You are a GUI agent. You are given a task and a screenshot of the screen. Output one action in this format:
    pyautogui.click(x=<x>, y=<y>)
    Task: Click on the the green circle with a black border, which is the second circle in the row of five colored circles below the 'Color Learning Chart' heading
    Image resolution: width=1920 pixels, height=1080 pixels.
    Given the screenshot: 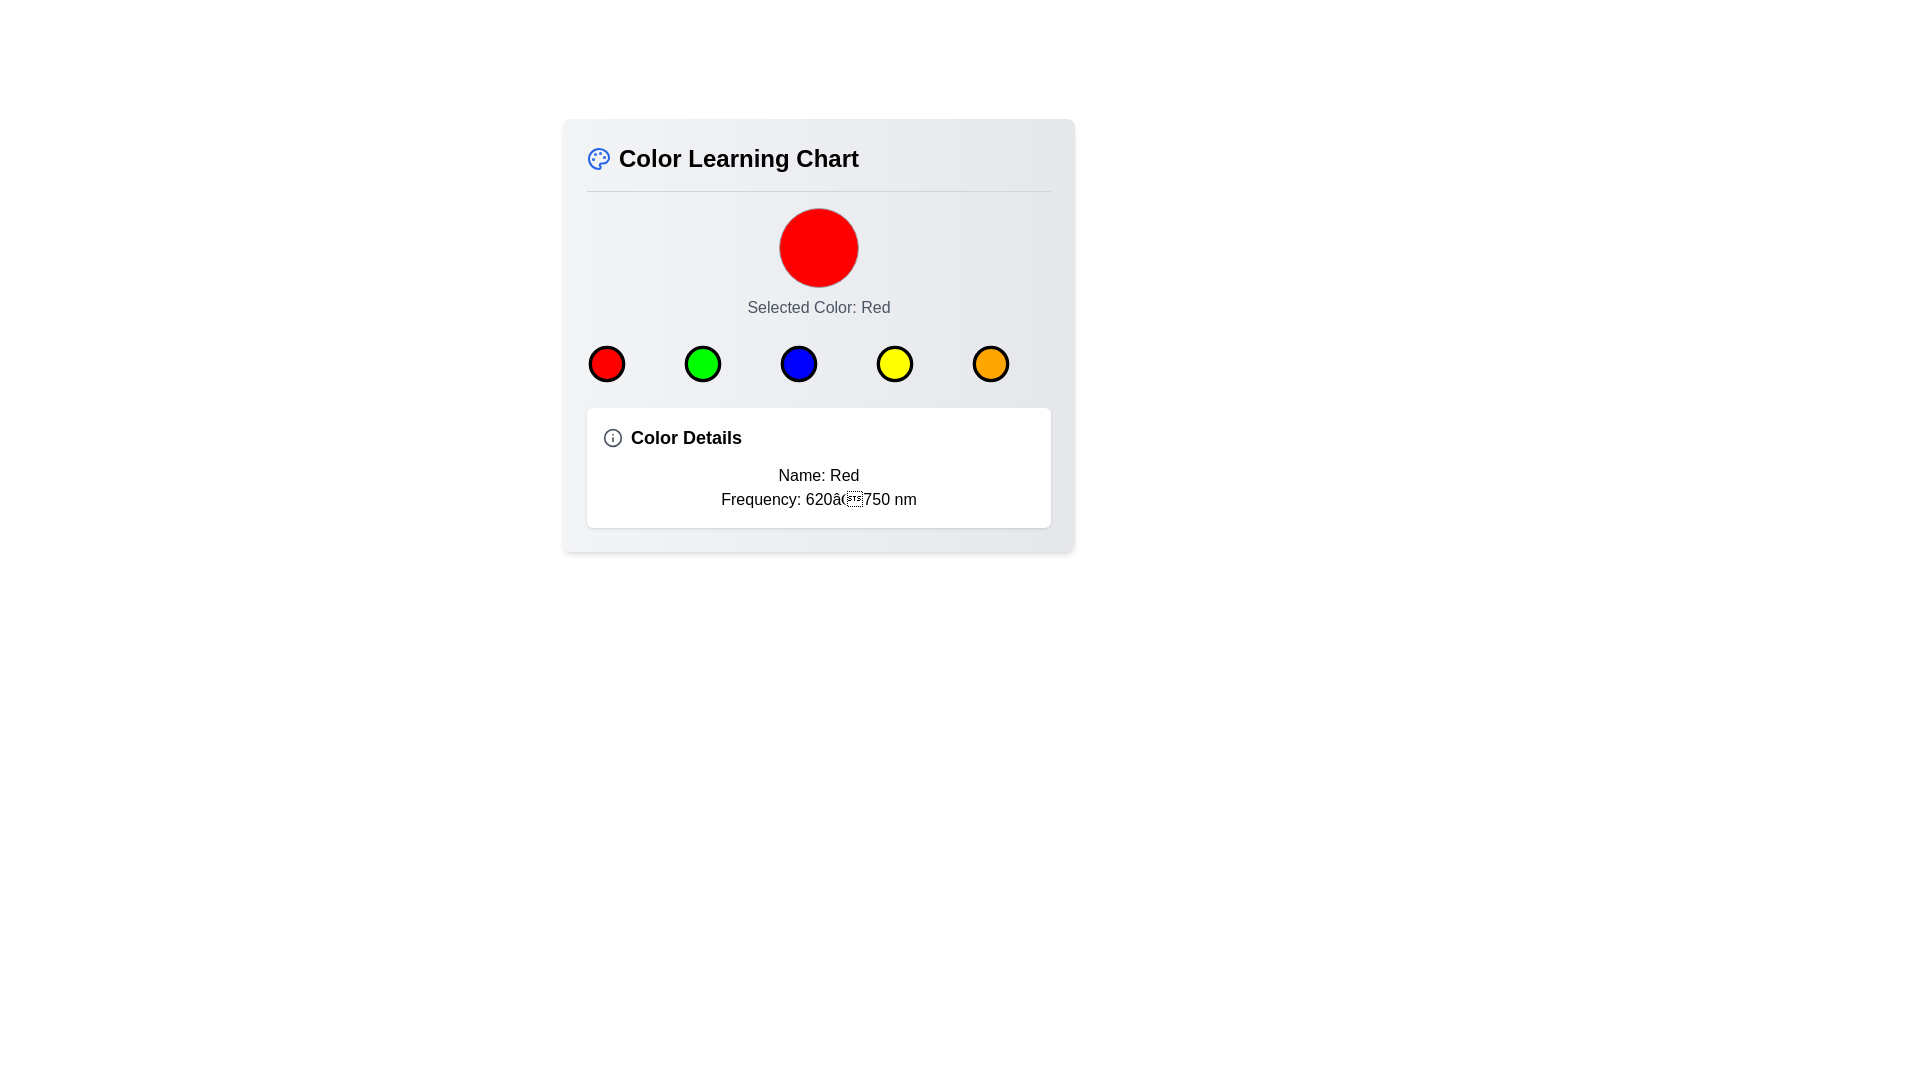 What is the action you would take?
    pyautogui.click(x=702, y=363)
    